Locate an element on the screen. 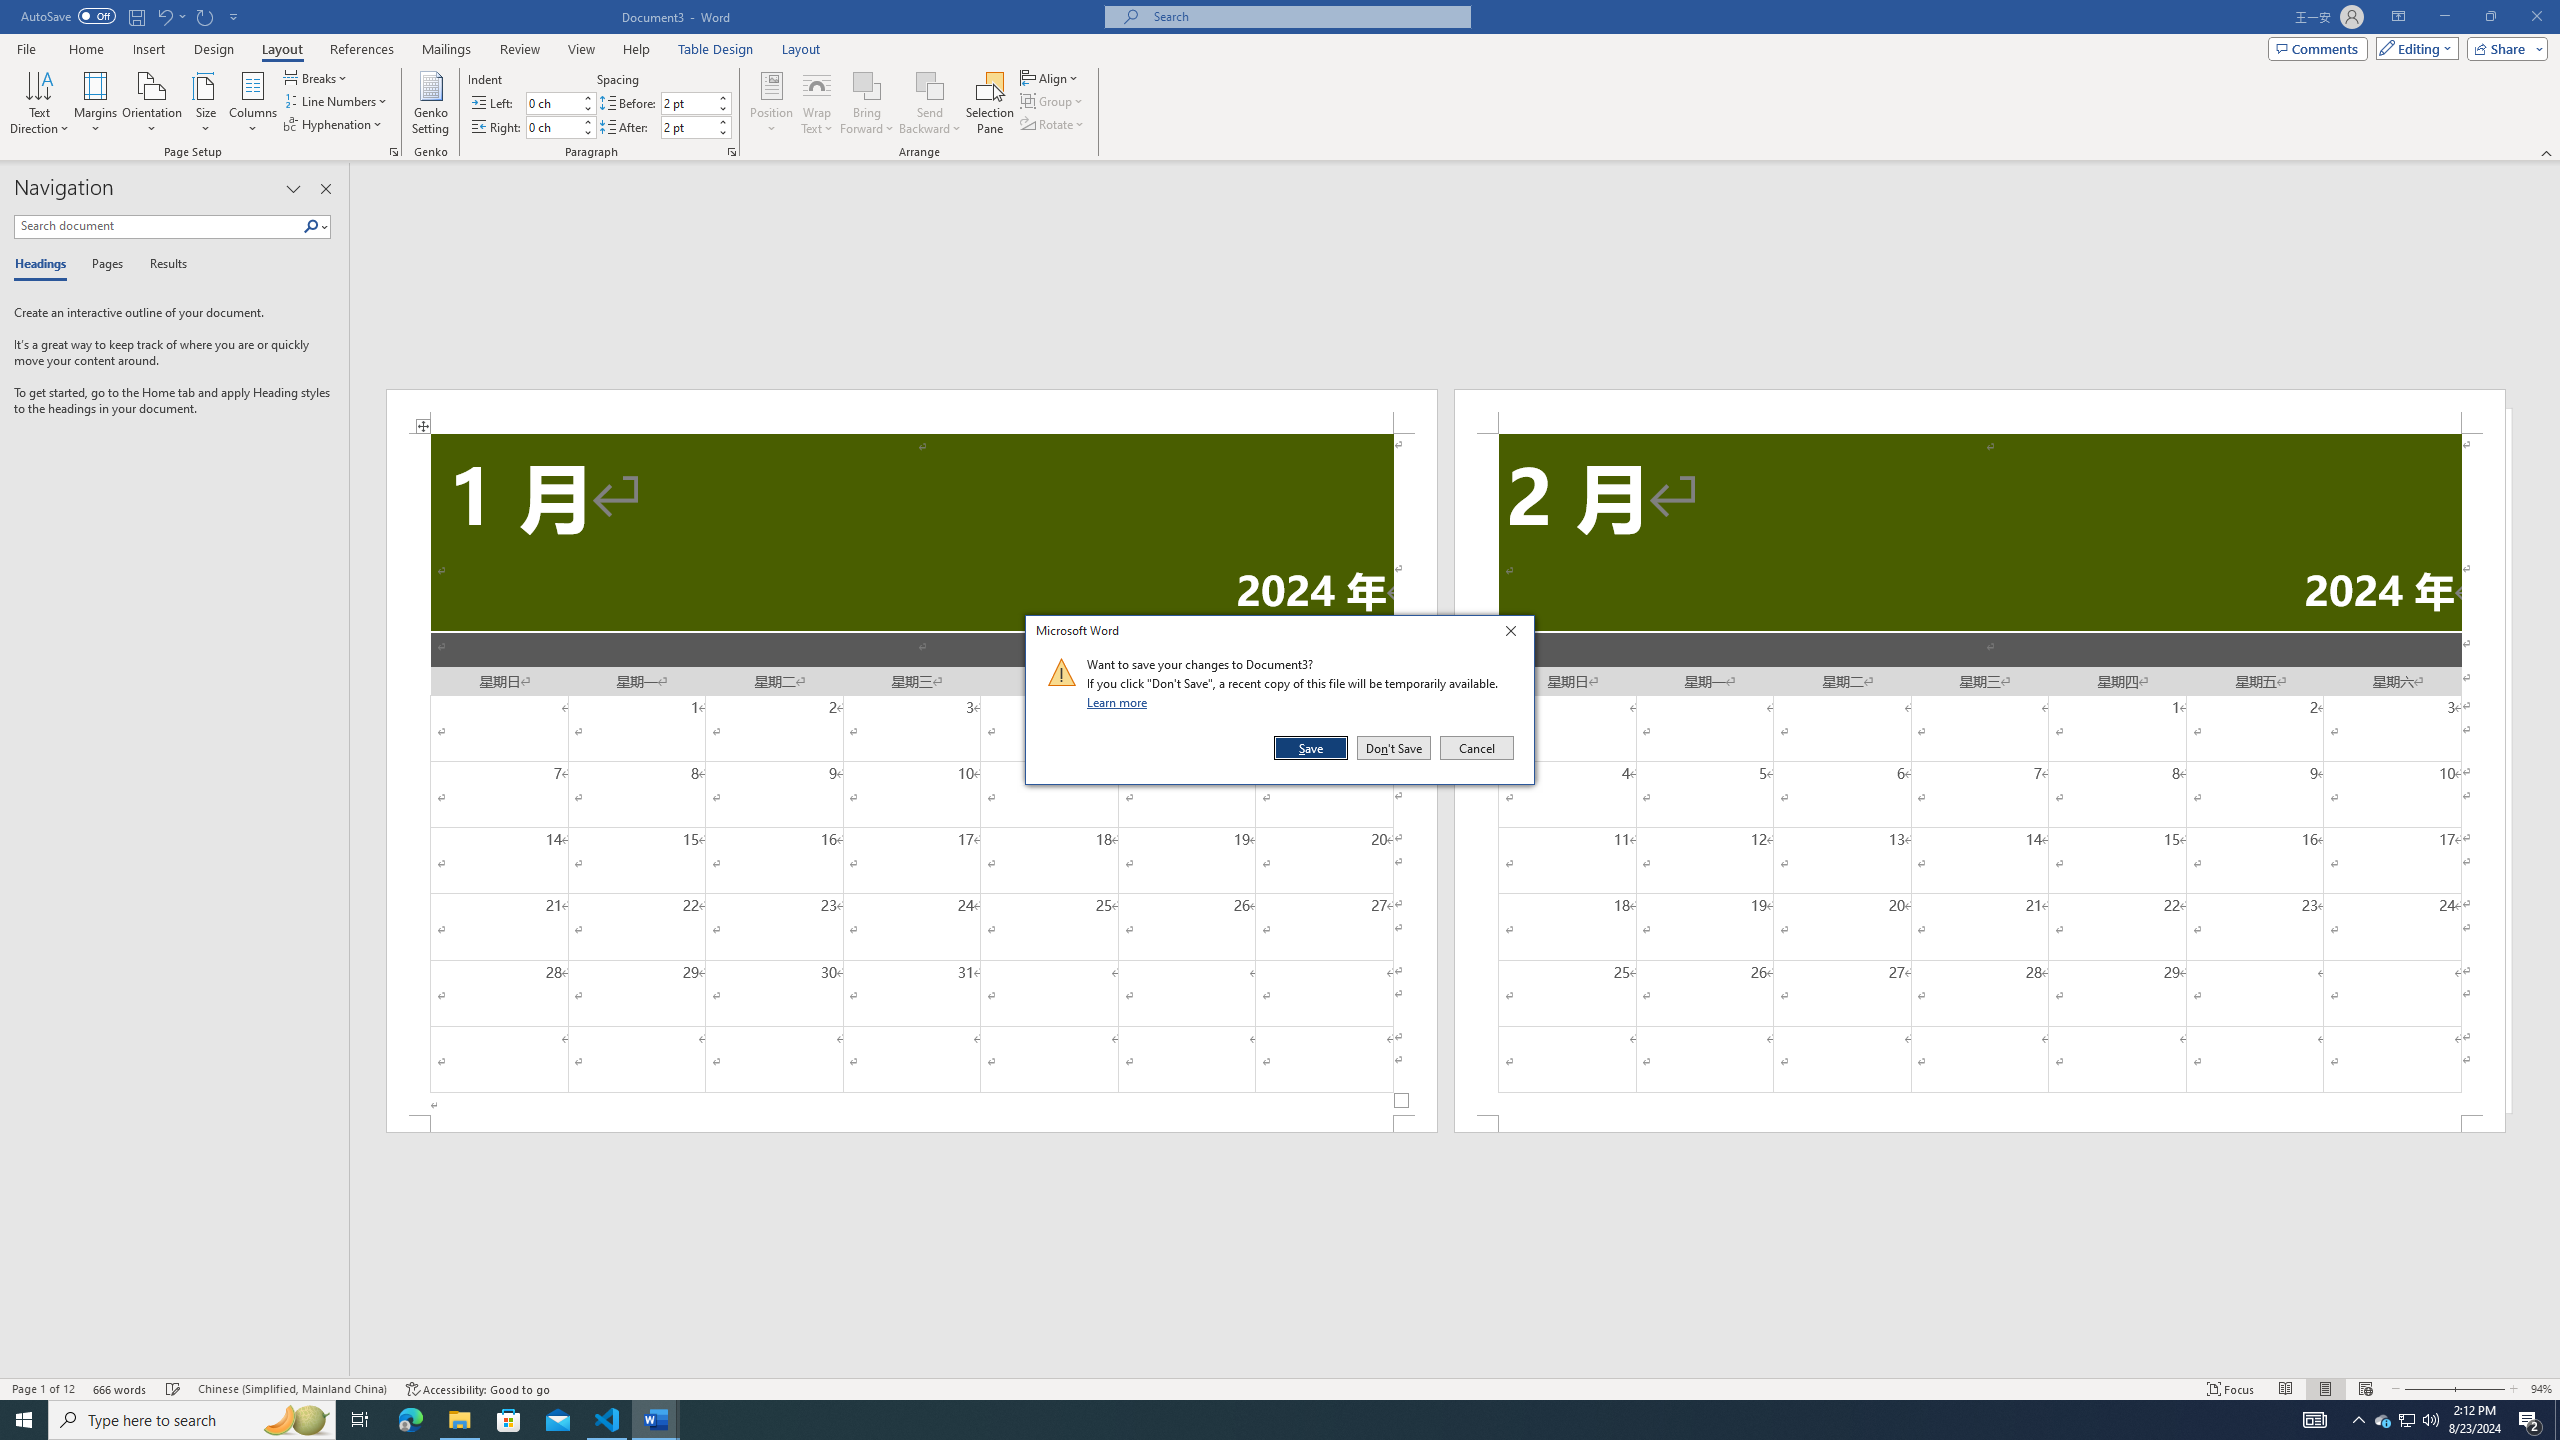 The image size is (2560, 1440). 'Rotate' is located at coordinates (1052, 122).